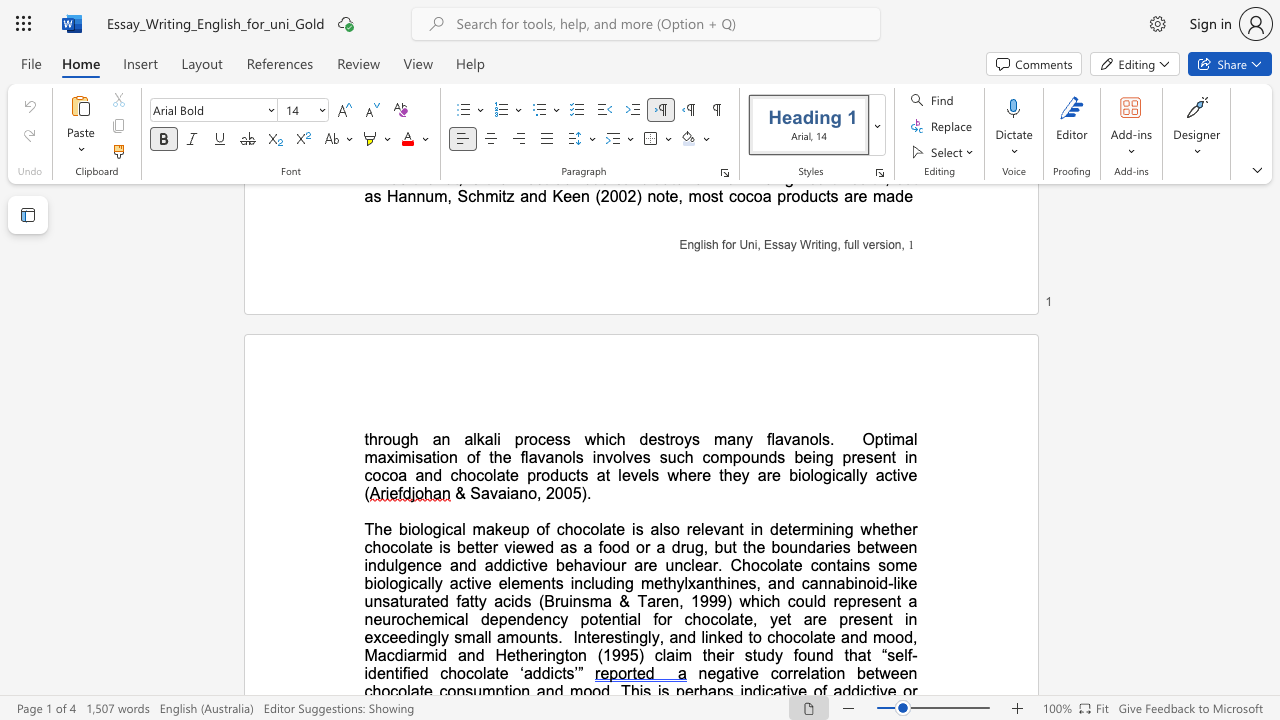  I want to click on the subset text "in exceedingly small amo" within the text "a neurochemical dependency potential for chocolate, yet are present in exceedingly small amounts", so click(904, 618).